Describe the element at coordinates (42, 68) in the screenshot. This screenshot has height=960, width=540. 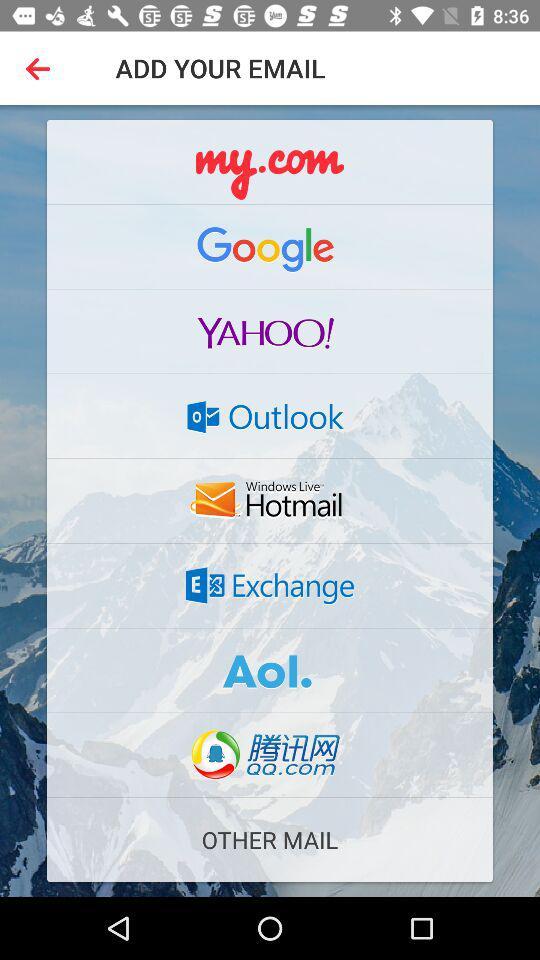
I see `the item to the left of the add your email item` at that location.